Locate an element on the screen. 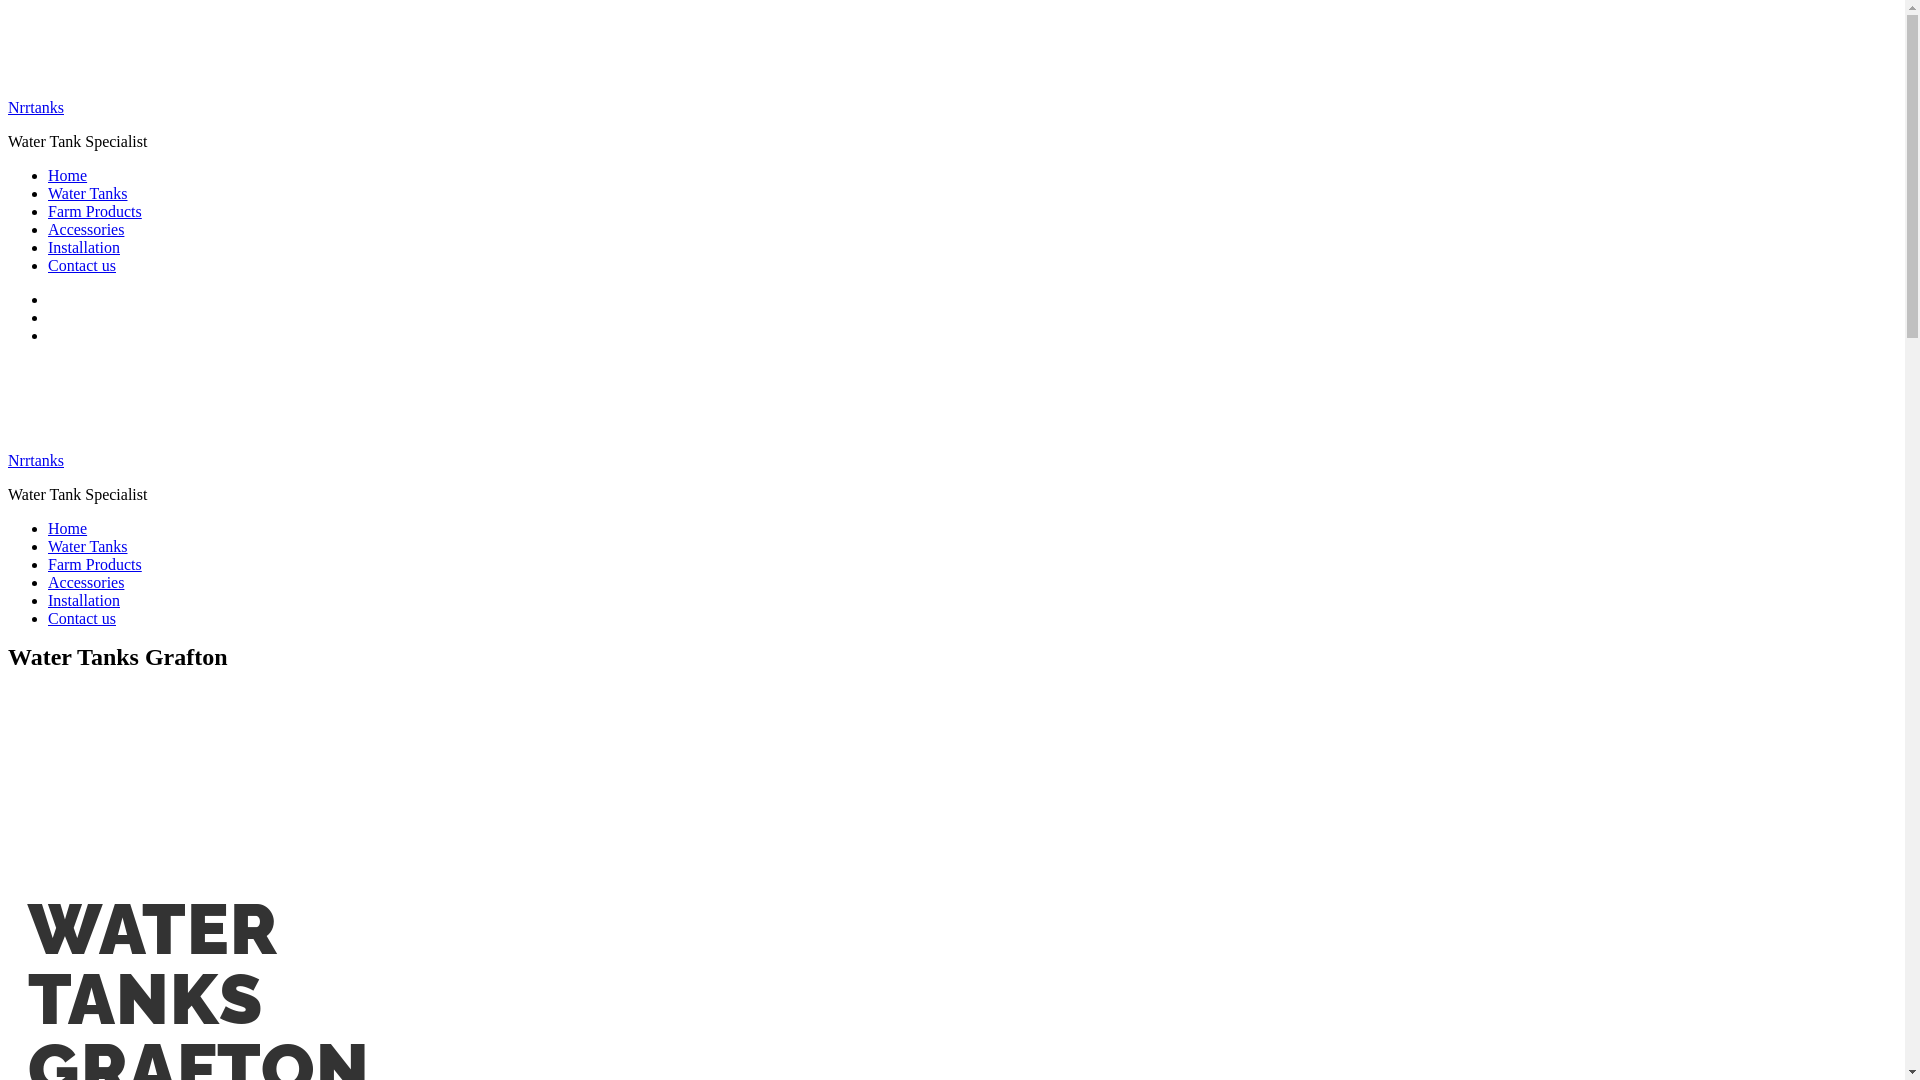 The image size is (1920, 1080). 'Farm Products' is located at coordinates (94, 564).